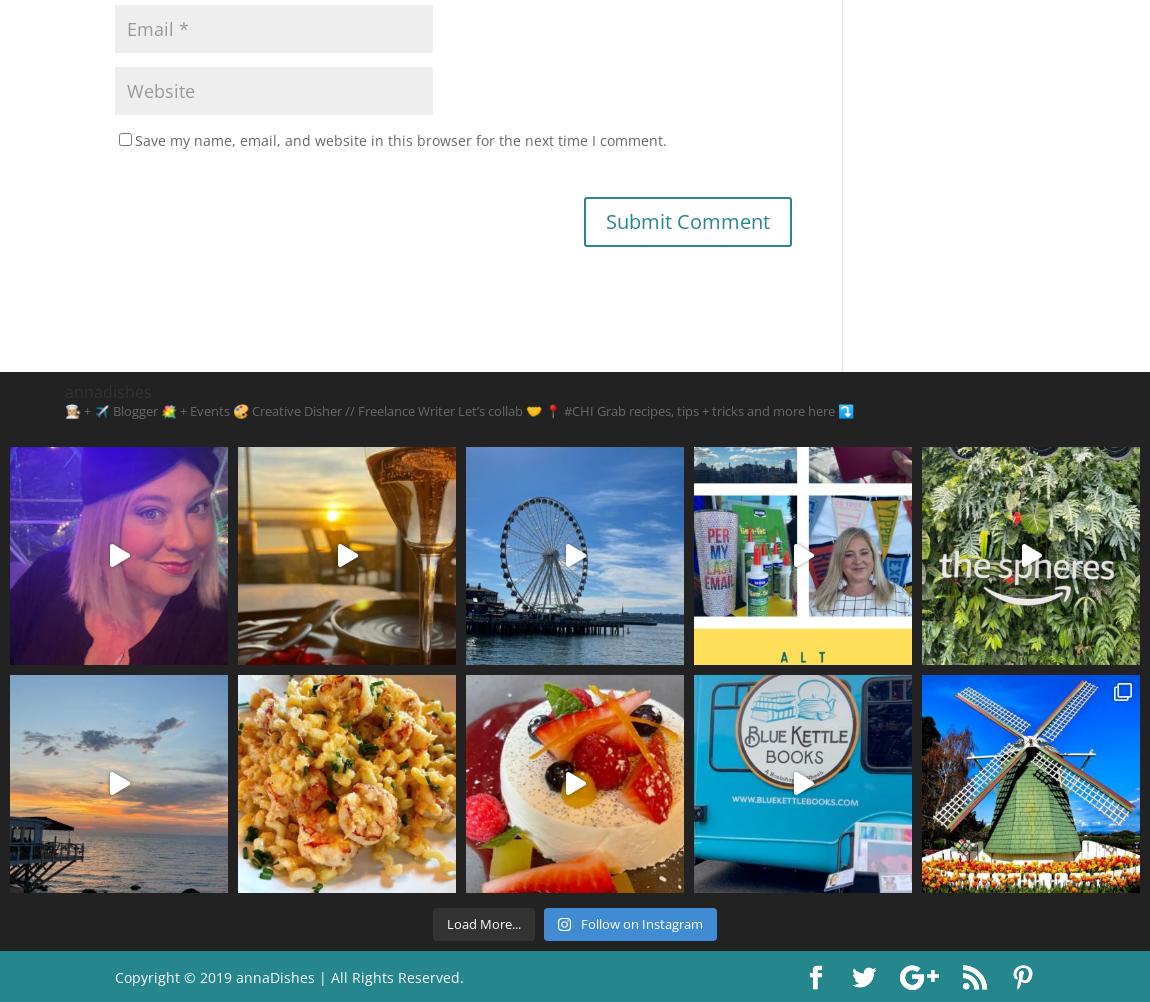 The width and height of the screenshot is (1150, 1002). I want to click on '🎨 Creative Disher  // Freelance Writer', so click(231, 410).